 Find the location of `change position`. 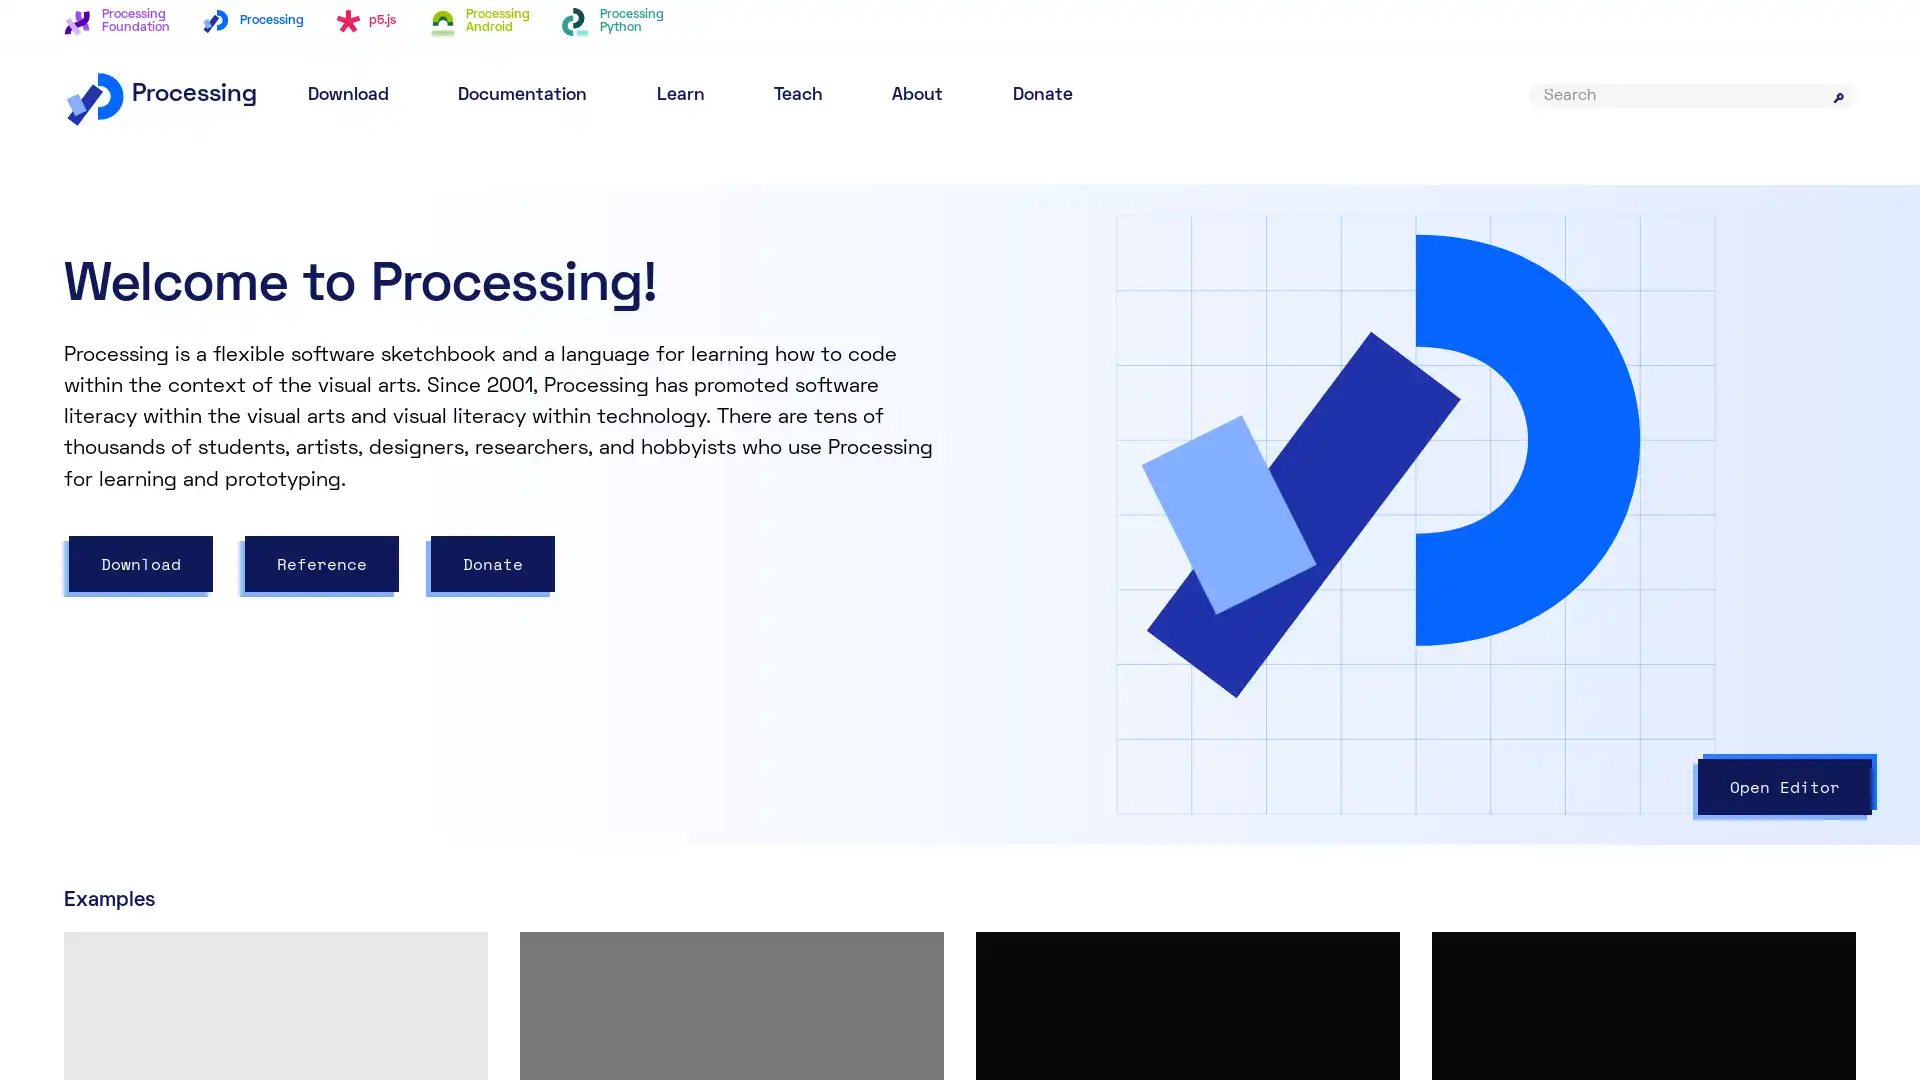

change position is located at coordinates (1255, 685).